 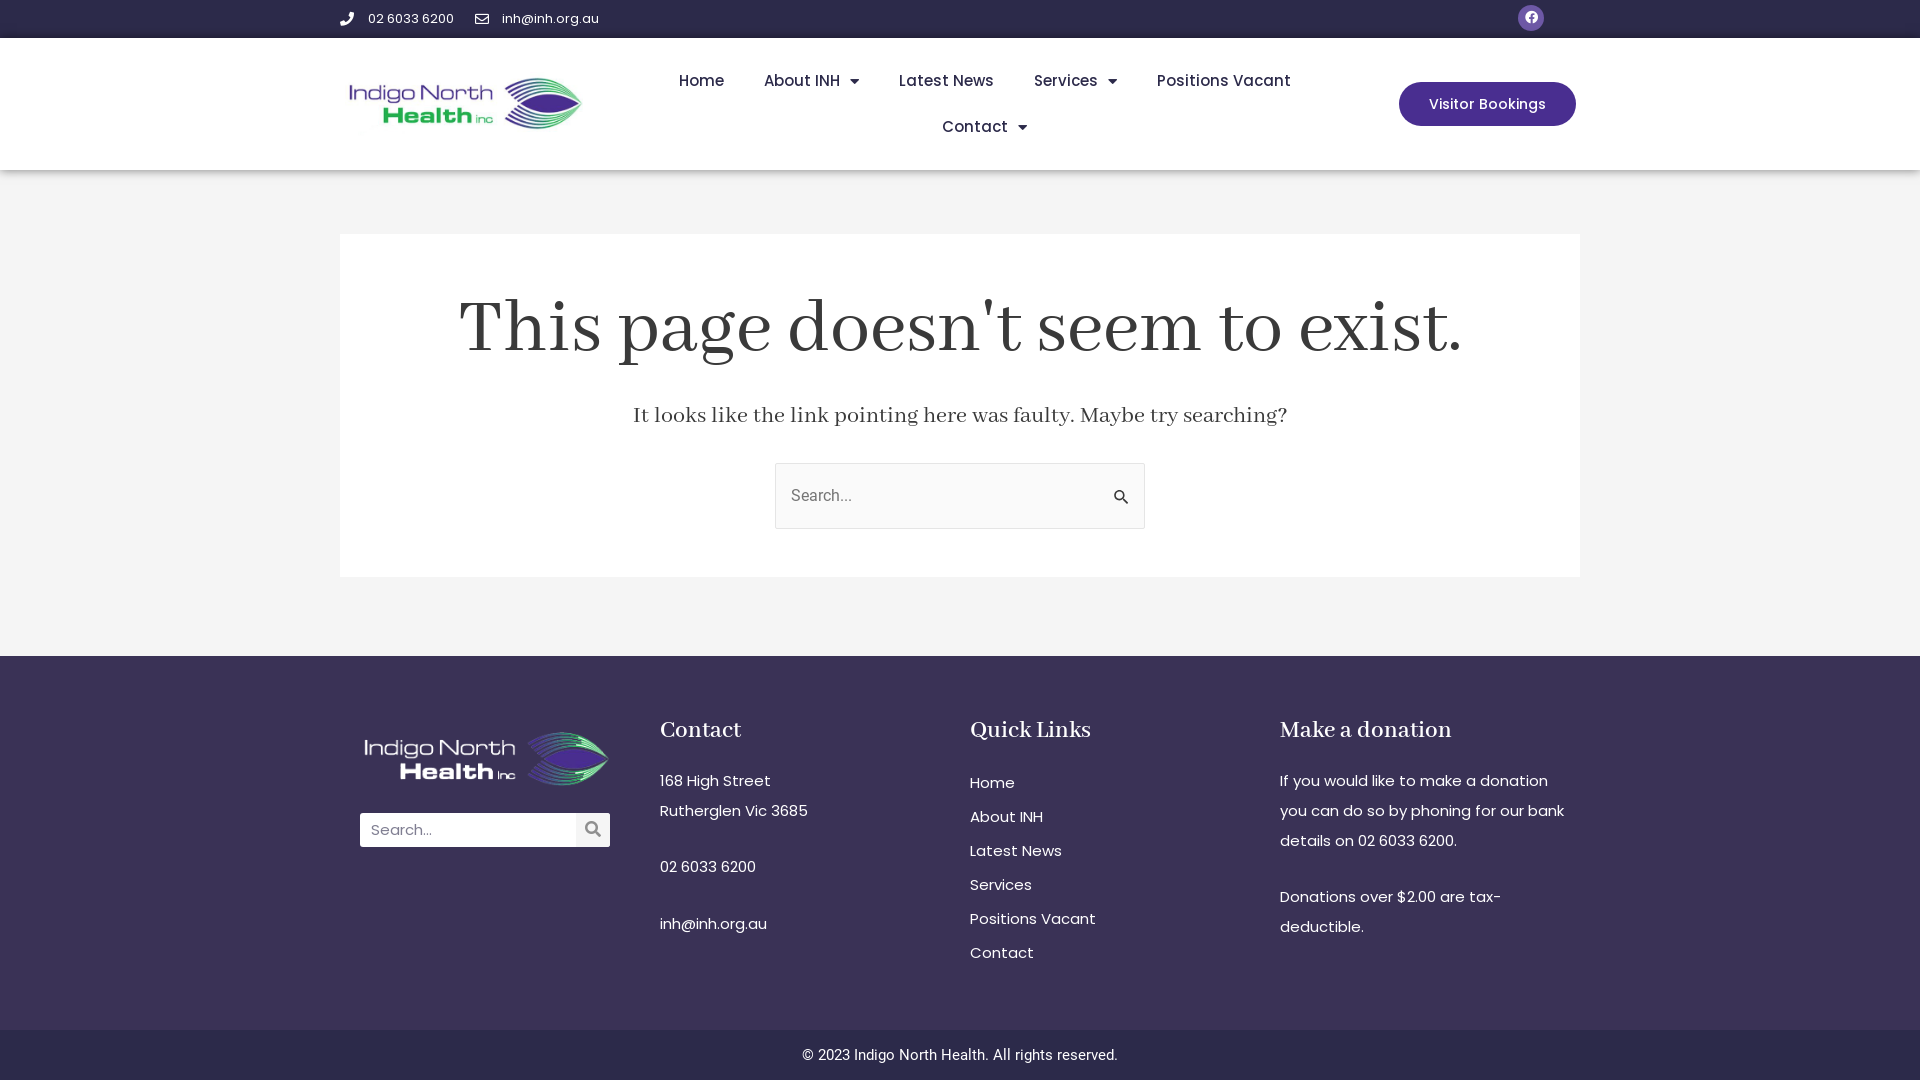 What do you see at coordinates (1122, 483) in the screenshot?
I see `'Search'` at bounding box center [1122, 483].